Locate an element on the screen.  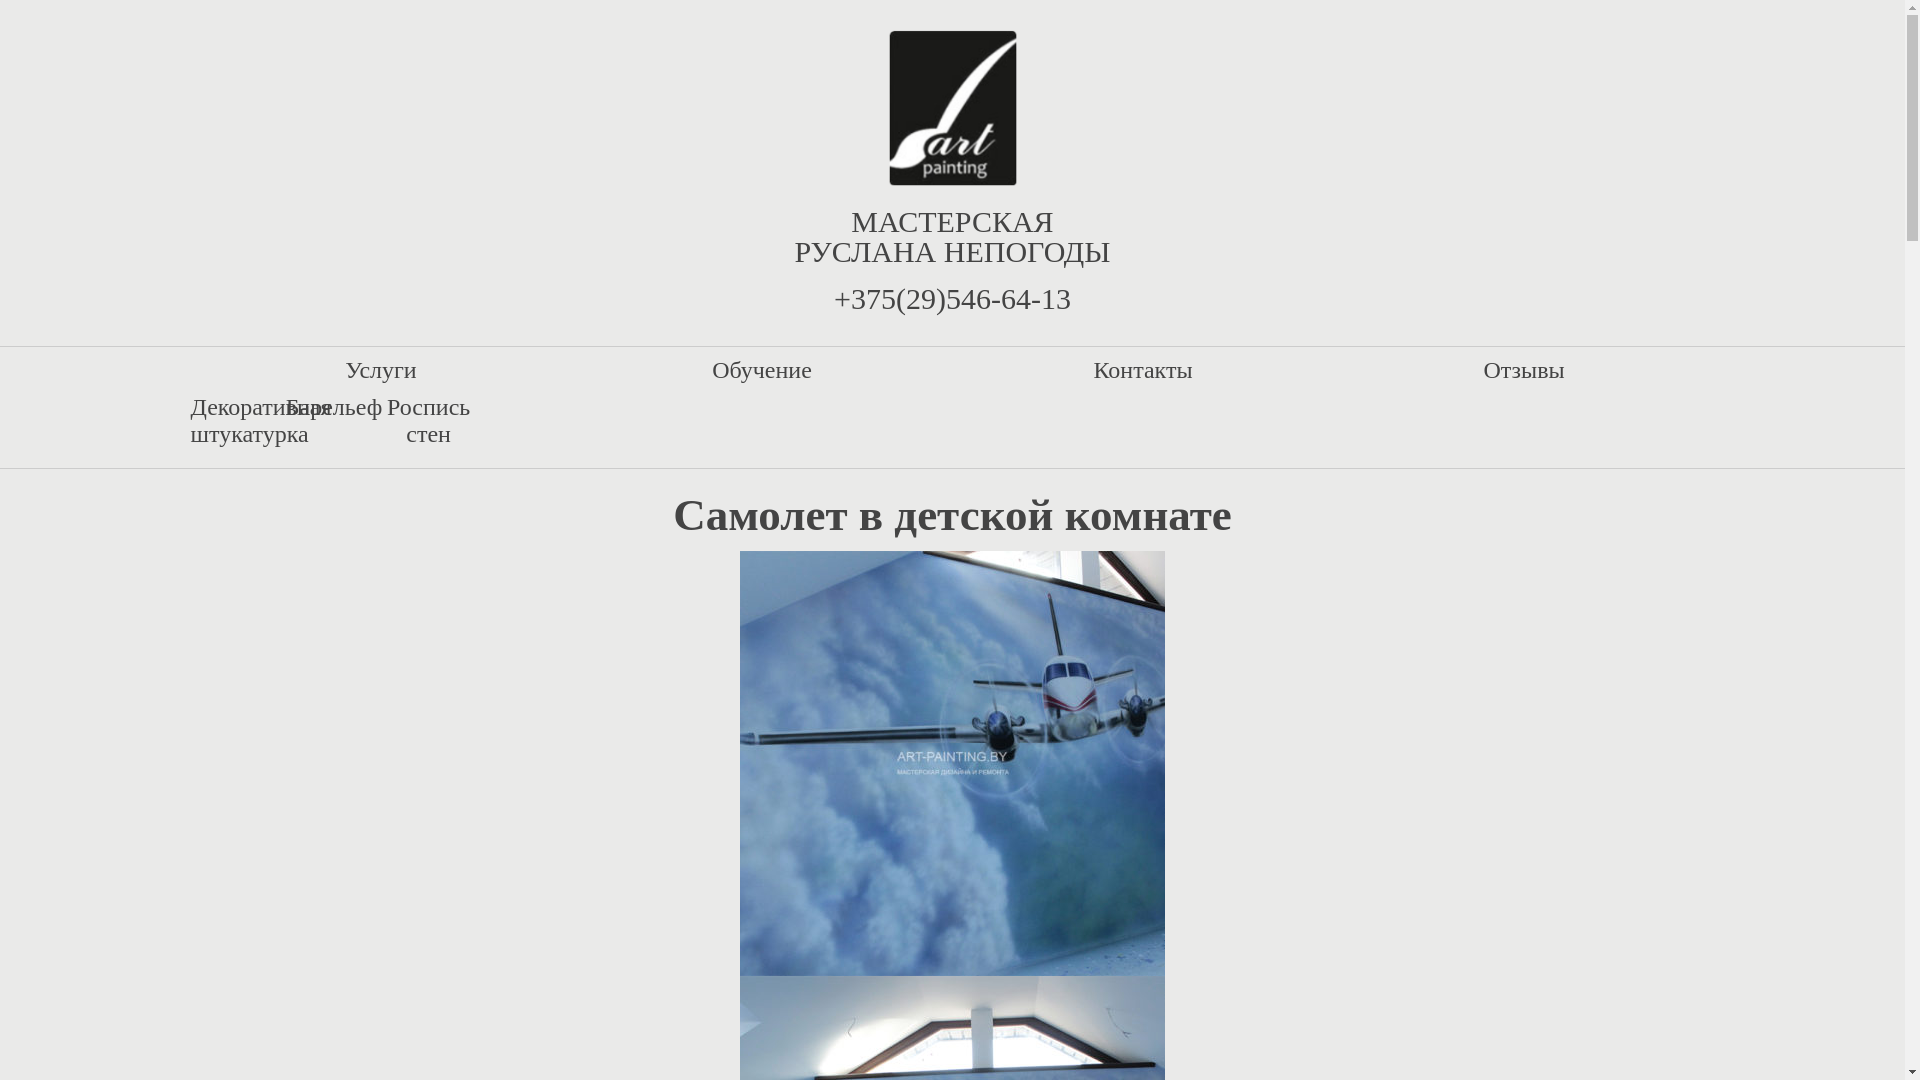
'+375(29)546-64-13' is located at coordinates (834, 298).